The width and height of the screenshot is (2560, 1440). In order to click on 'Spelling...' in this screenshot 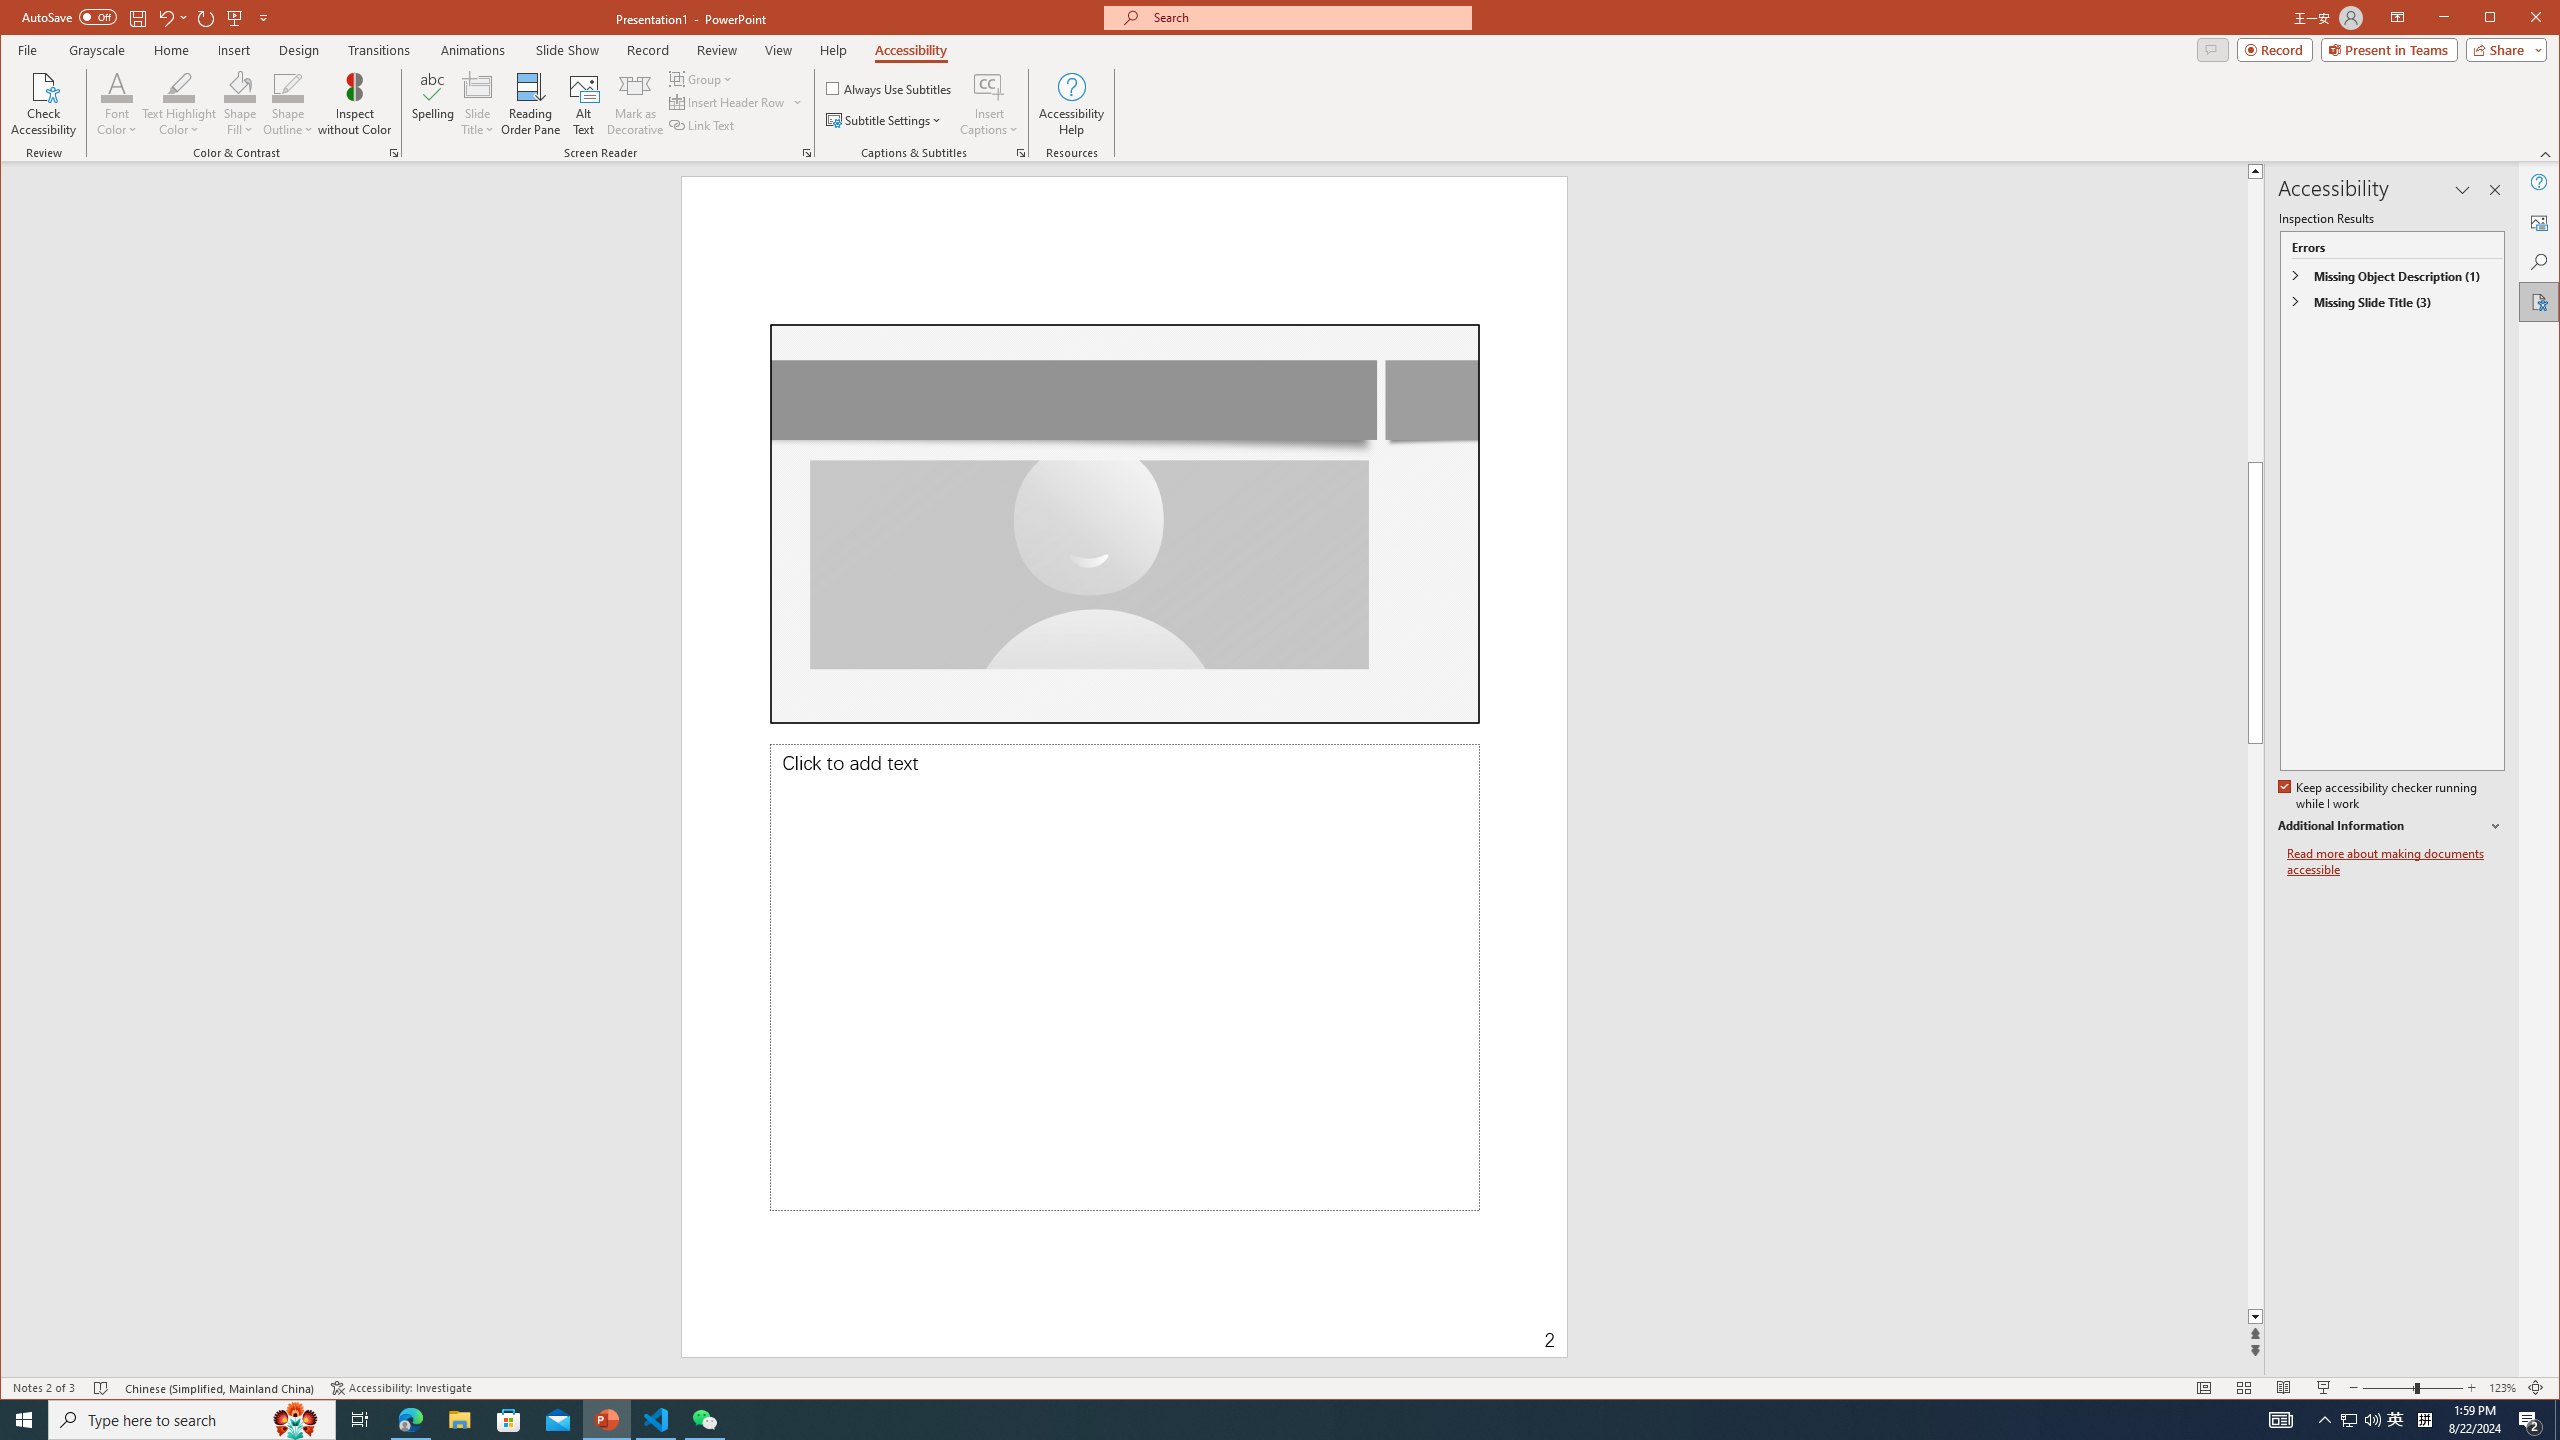, I will do `click(432, 103)`.